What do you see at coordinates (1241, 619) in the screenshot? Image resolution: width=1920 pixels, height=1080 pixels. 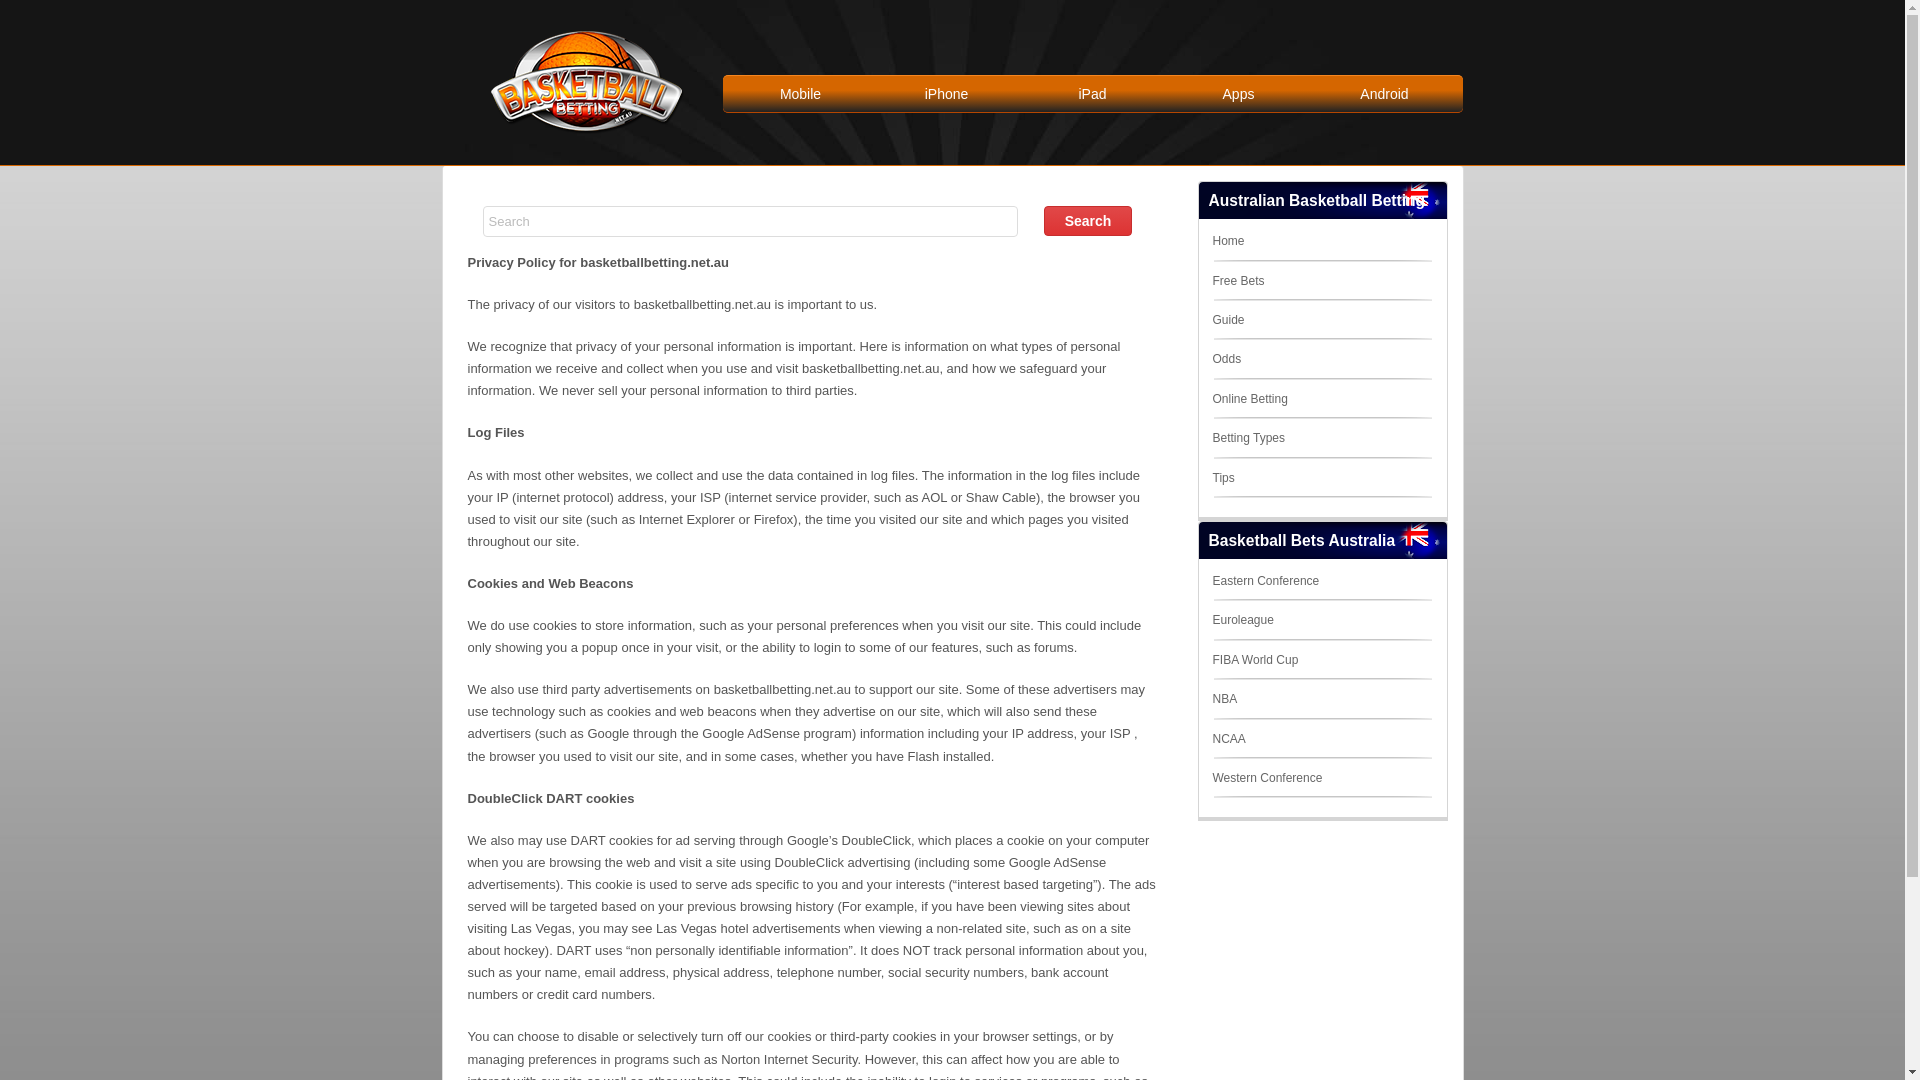 I see `'Euroleague'` at bounding box center [1241, 619].